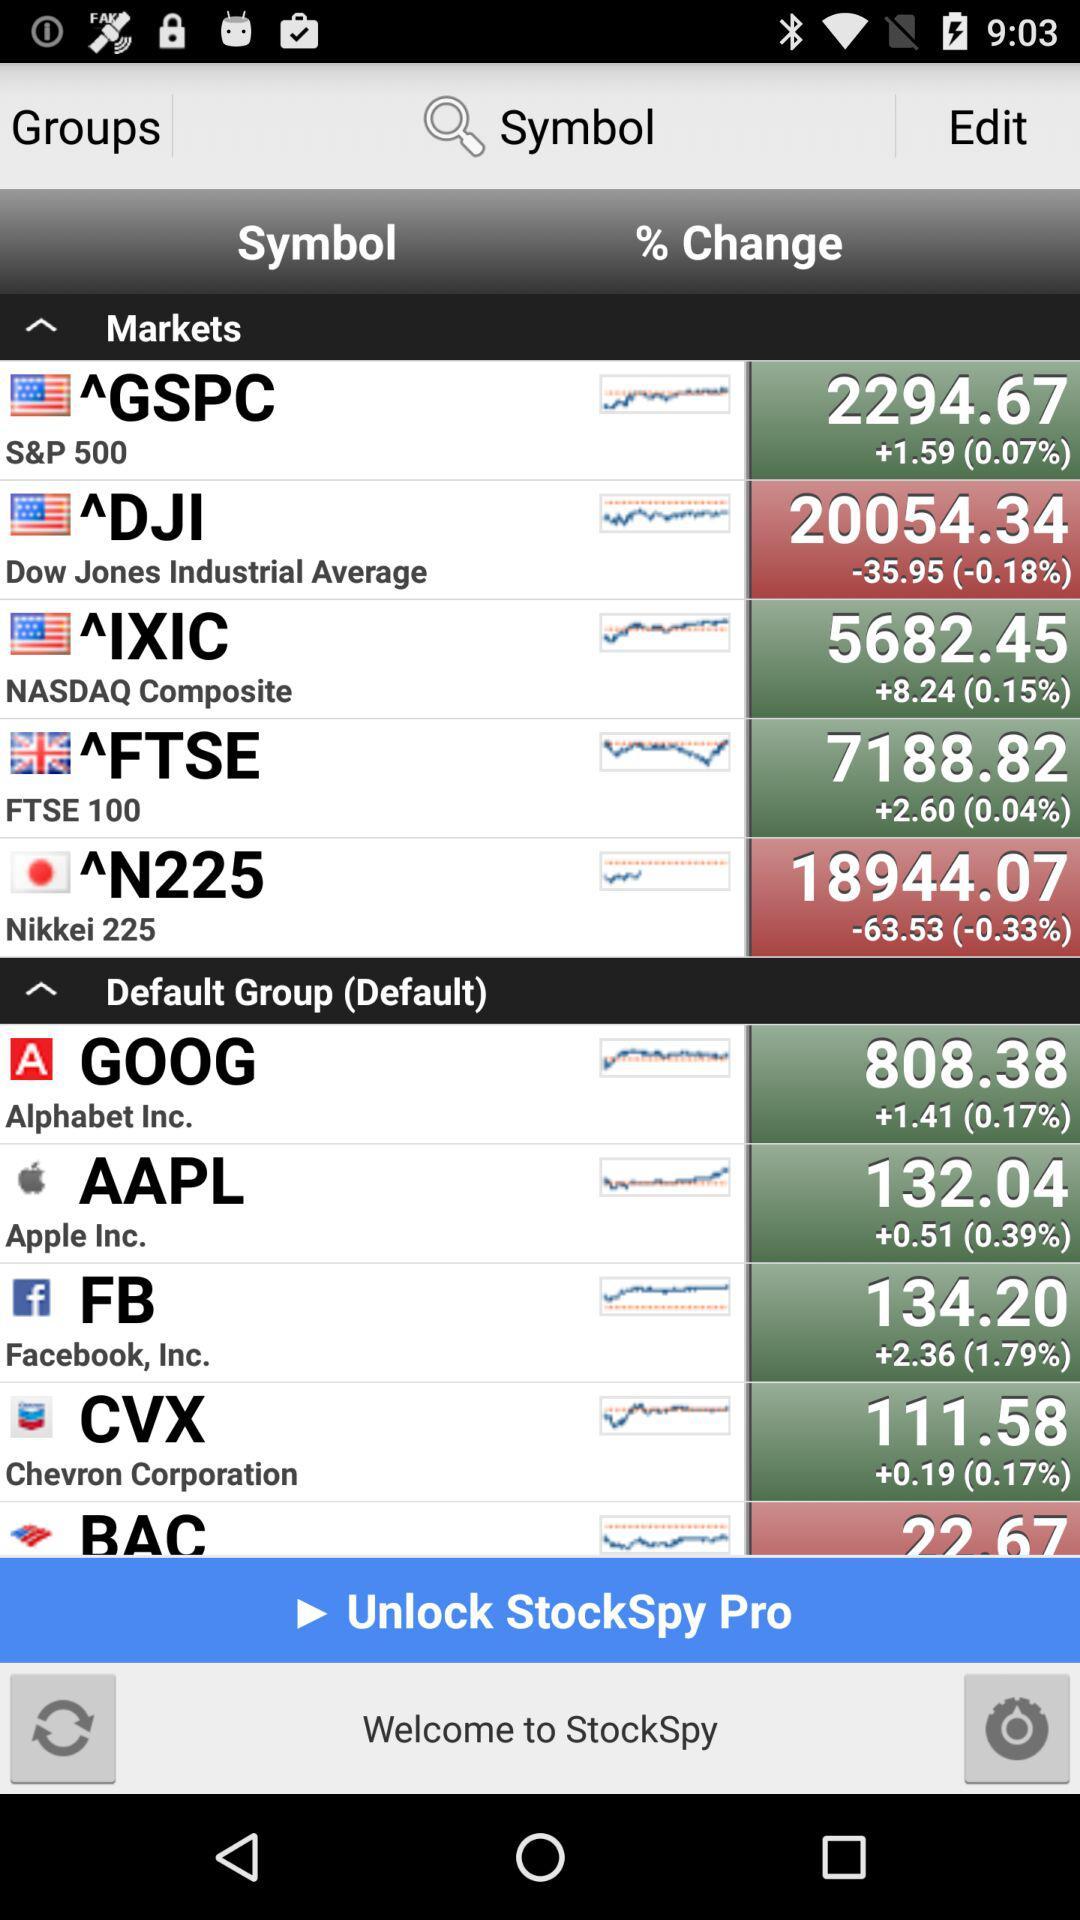  Describe the element at coordinates (61, 1727) in the screenshot. I see `refresh stocks` at that location.